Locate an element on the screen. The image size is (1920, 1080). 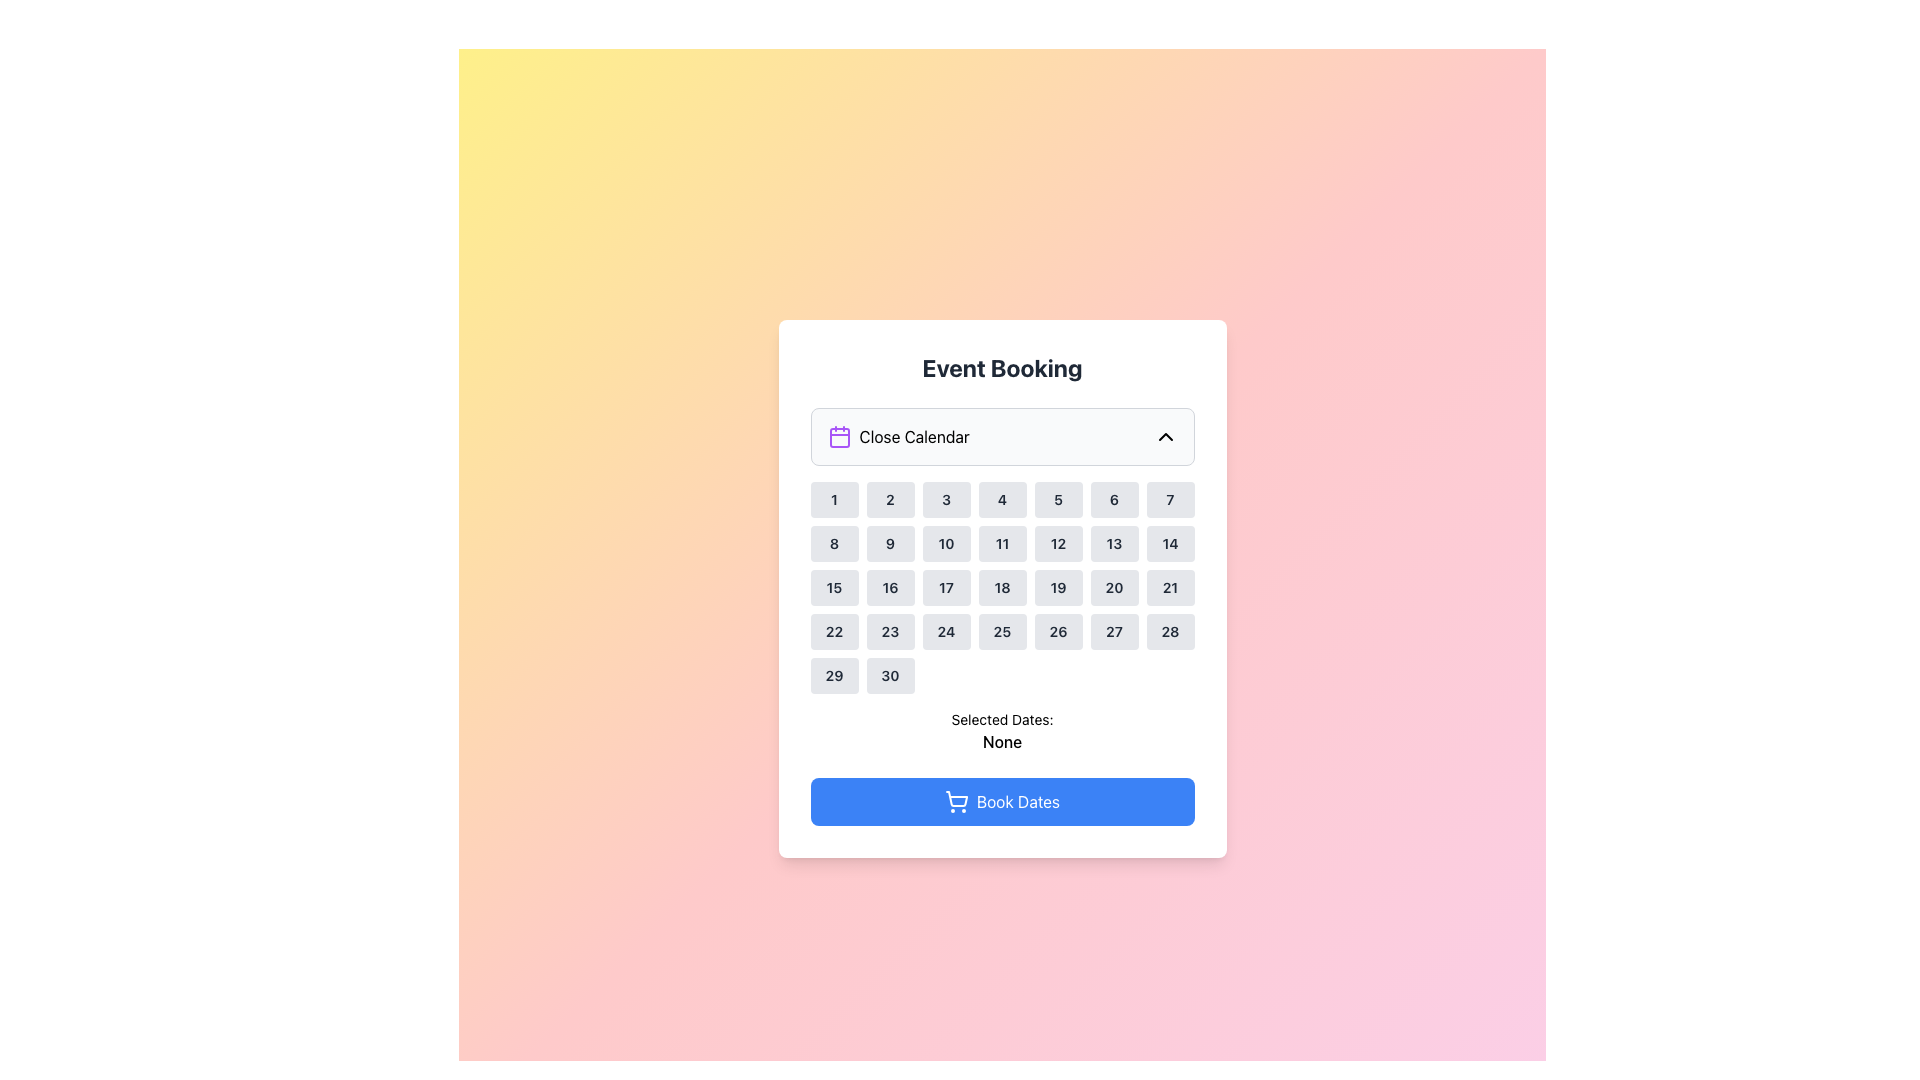
the second button in the first row of the calendar is located at coordinates (889, 499).